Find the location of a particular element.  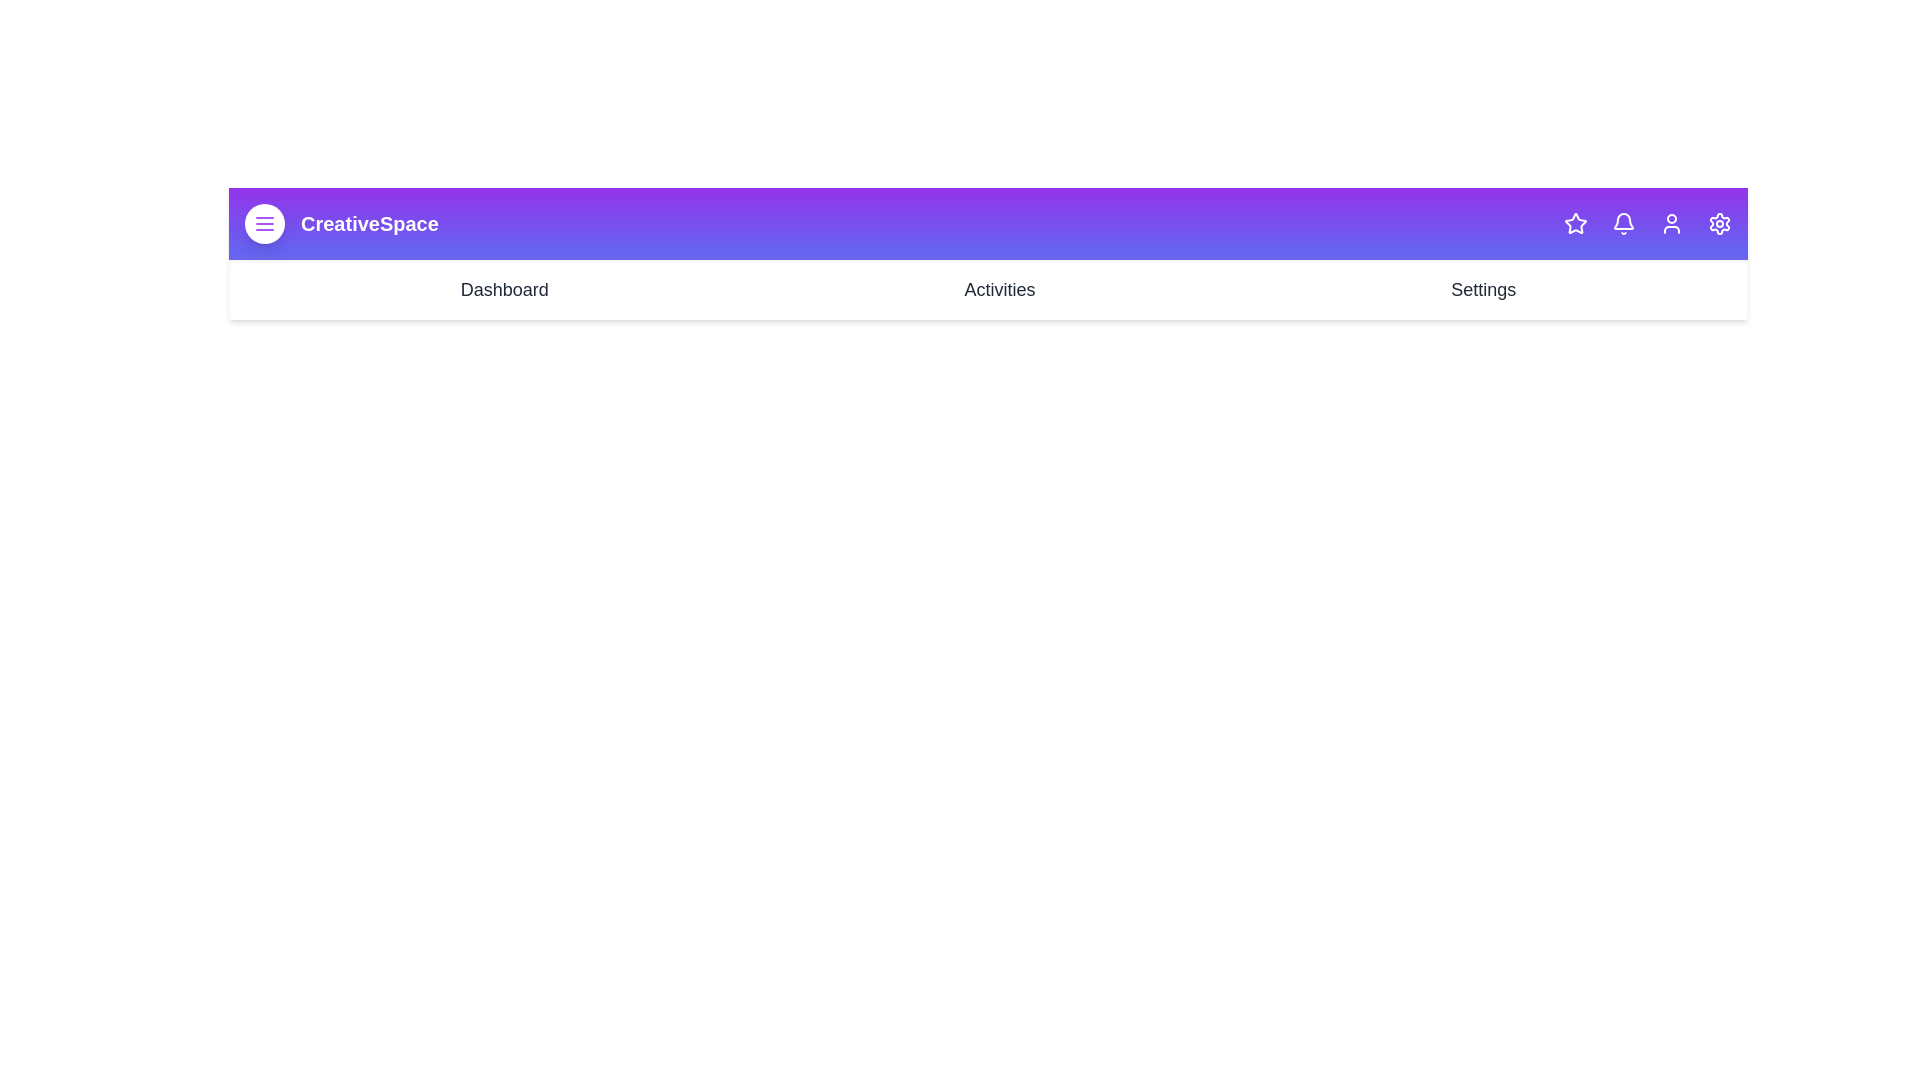

the Settings icon in the top-right corner of the app bar is located at coordinates (1718, 223).